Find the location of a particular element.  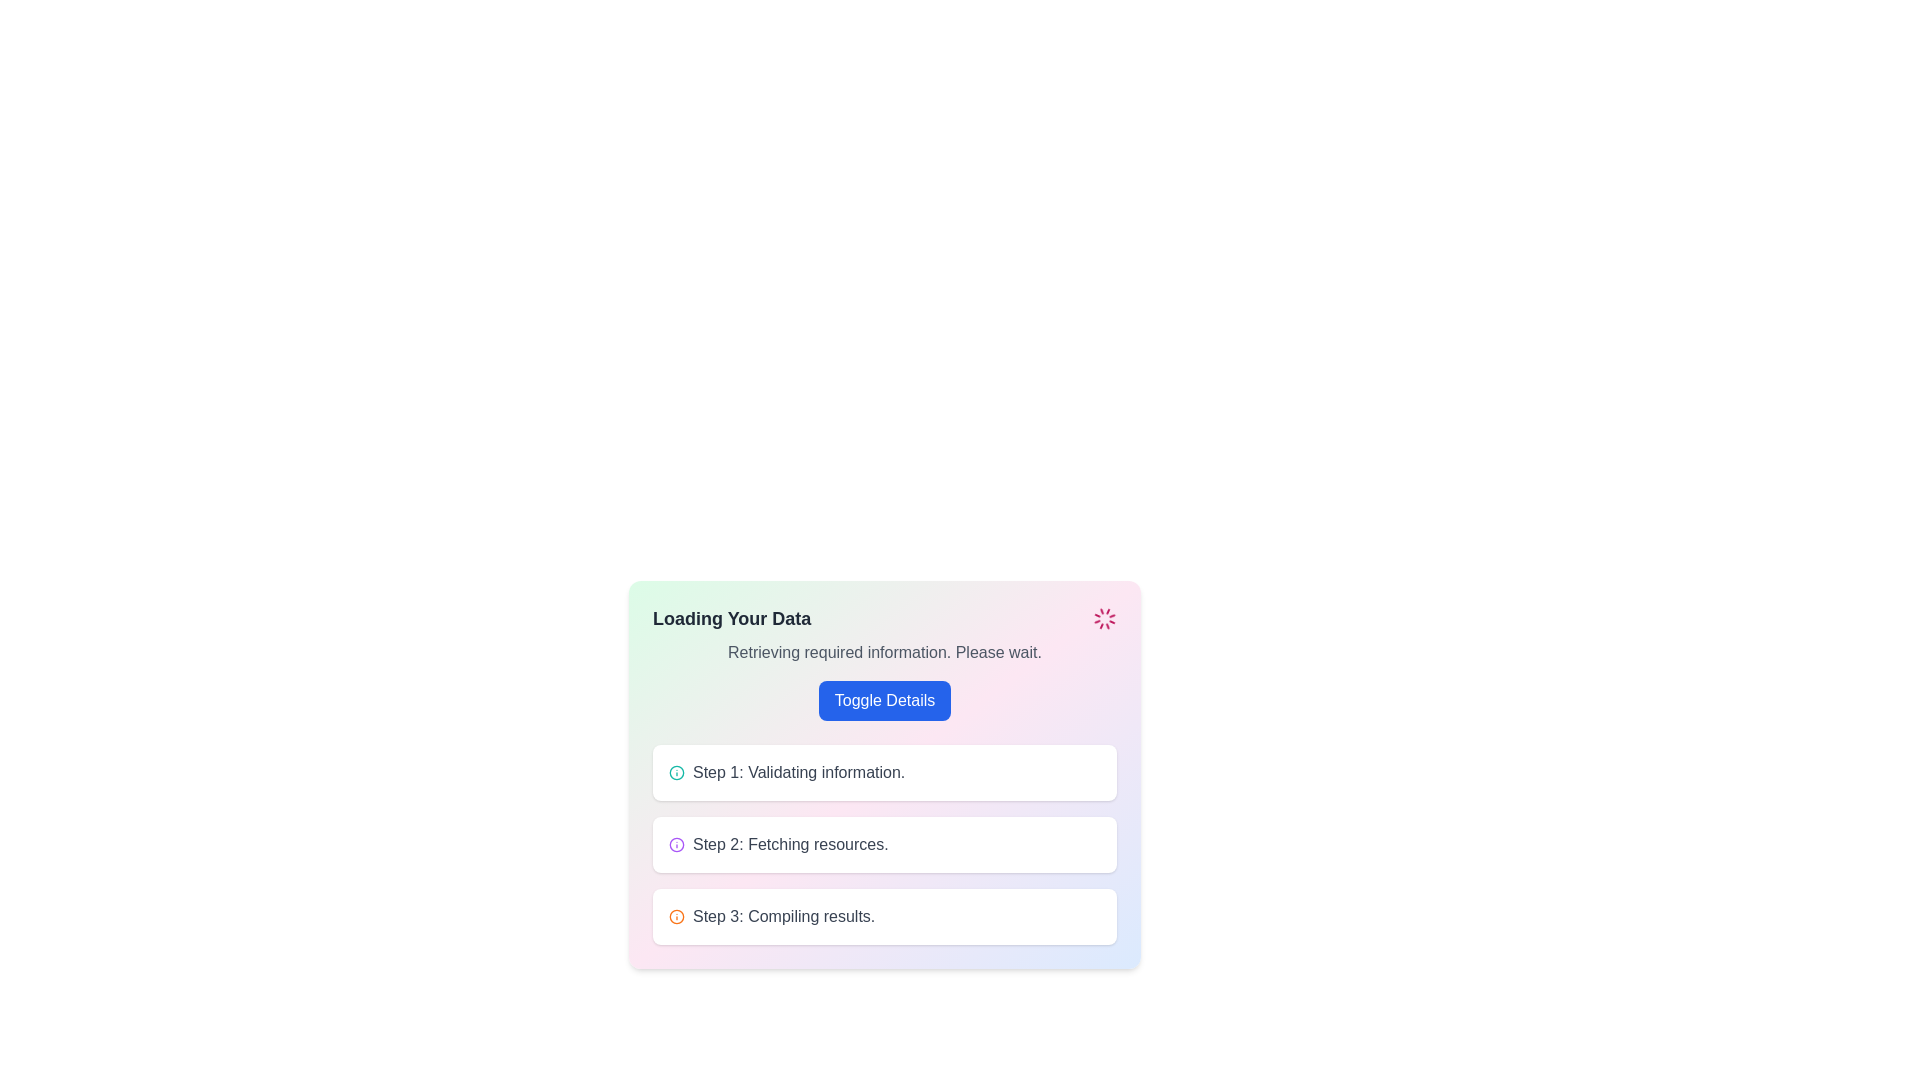

the small, circular loader icon with a pink tone that is positioned to the far right of the 'Loading Your Data' box is located at coordinates (1103, 617).